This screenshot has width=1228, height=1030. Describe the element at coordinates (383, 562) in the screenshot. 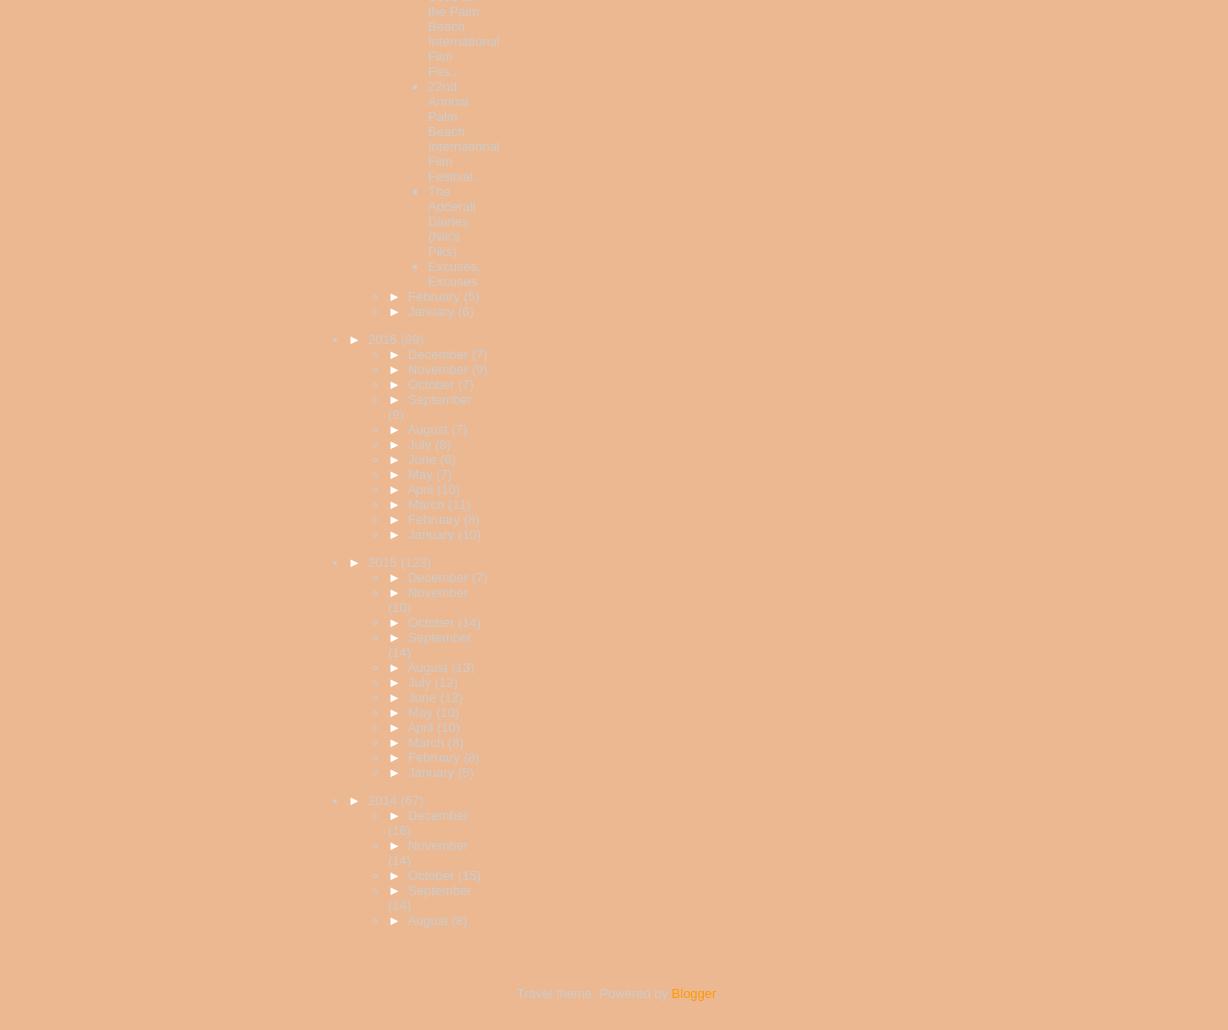

I see `'2015'` at that location.